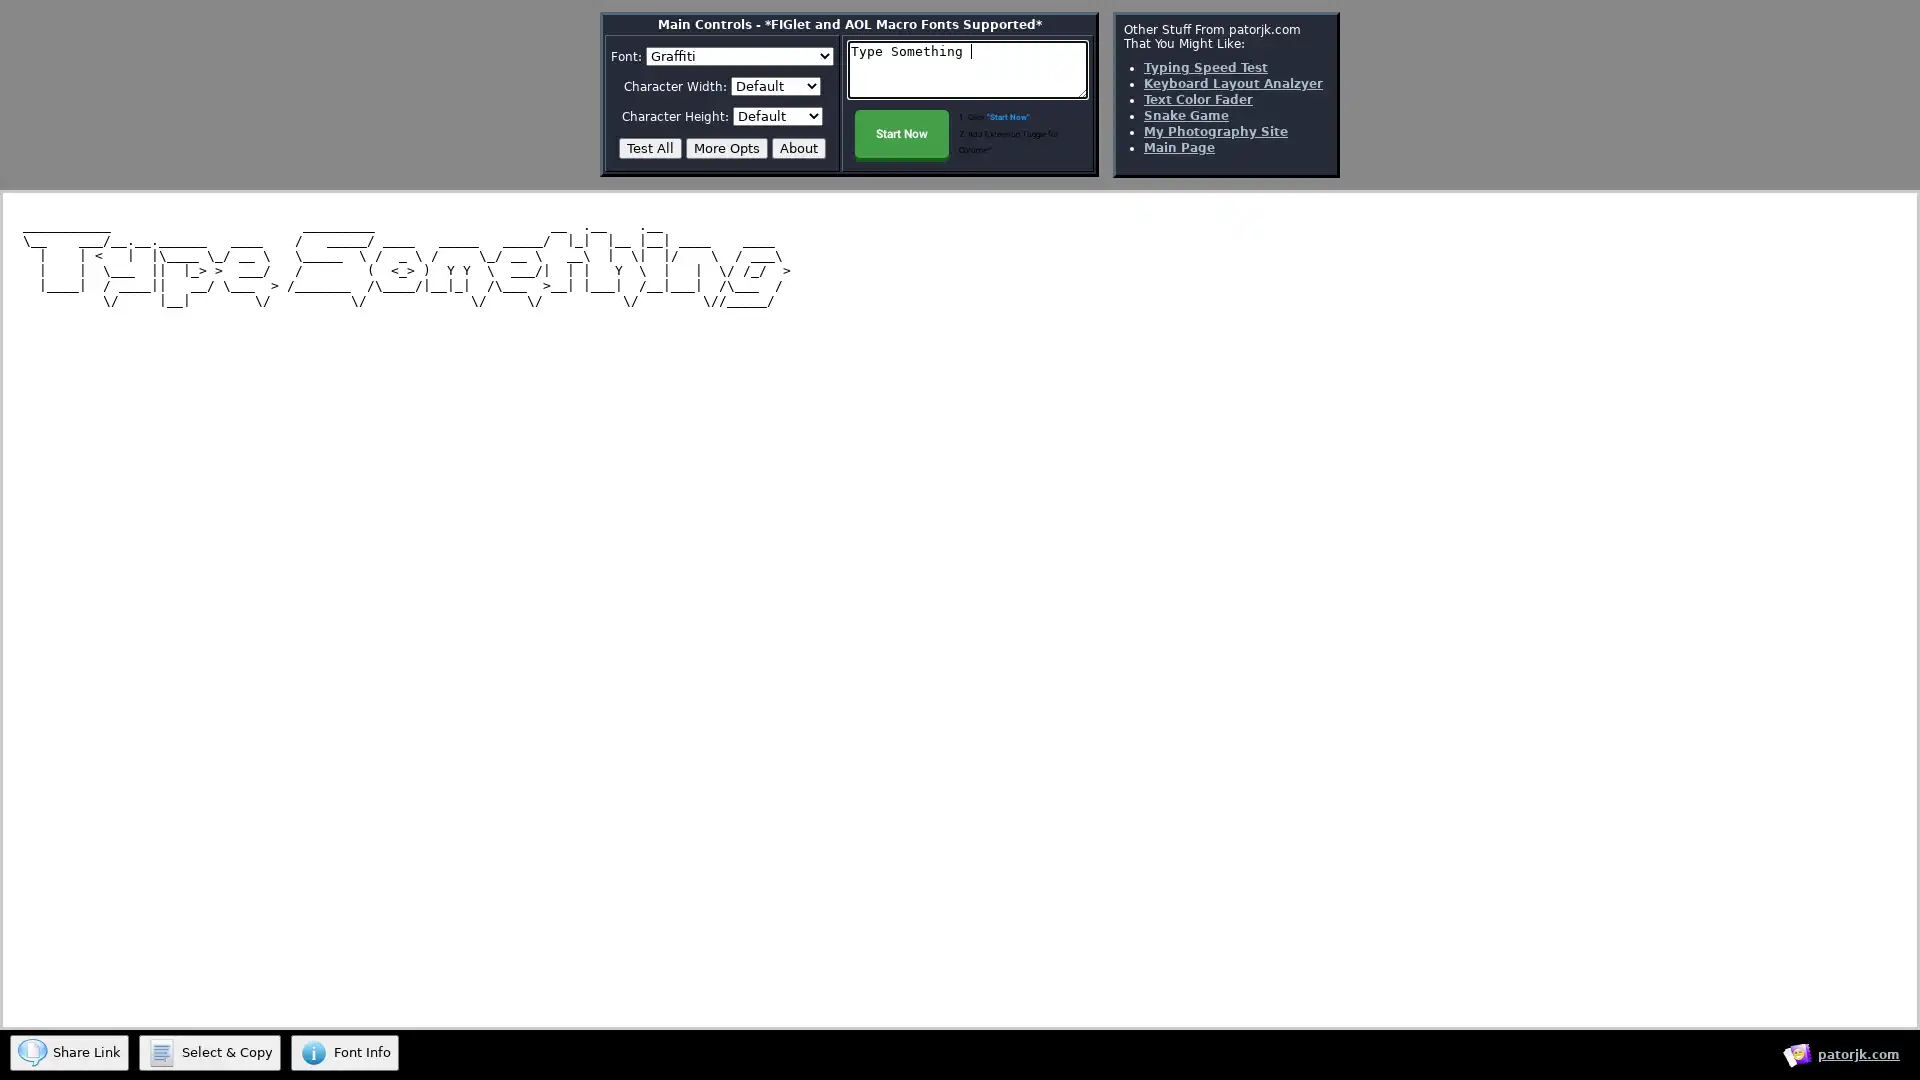  What do you see at coordinates (725, 146) in the screenshot?
I see `More Opts` at bounding box center [725, 146].